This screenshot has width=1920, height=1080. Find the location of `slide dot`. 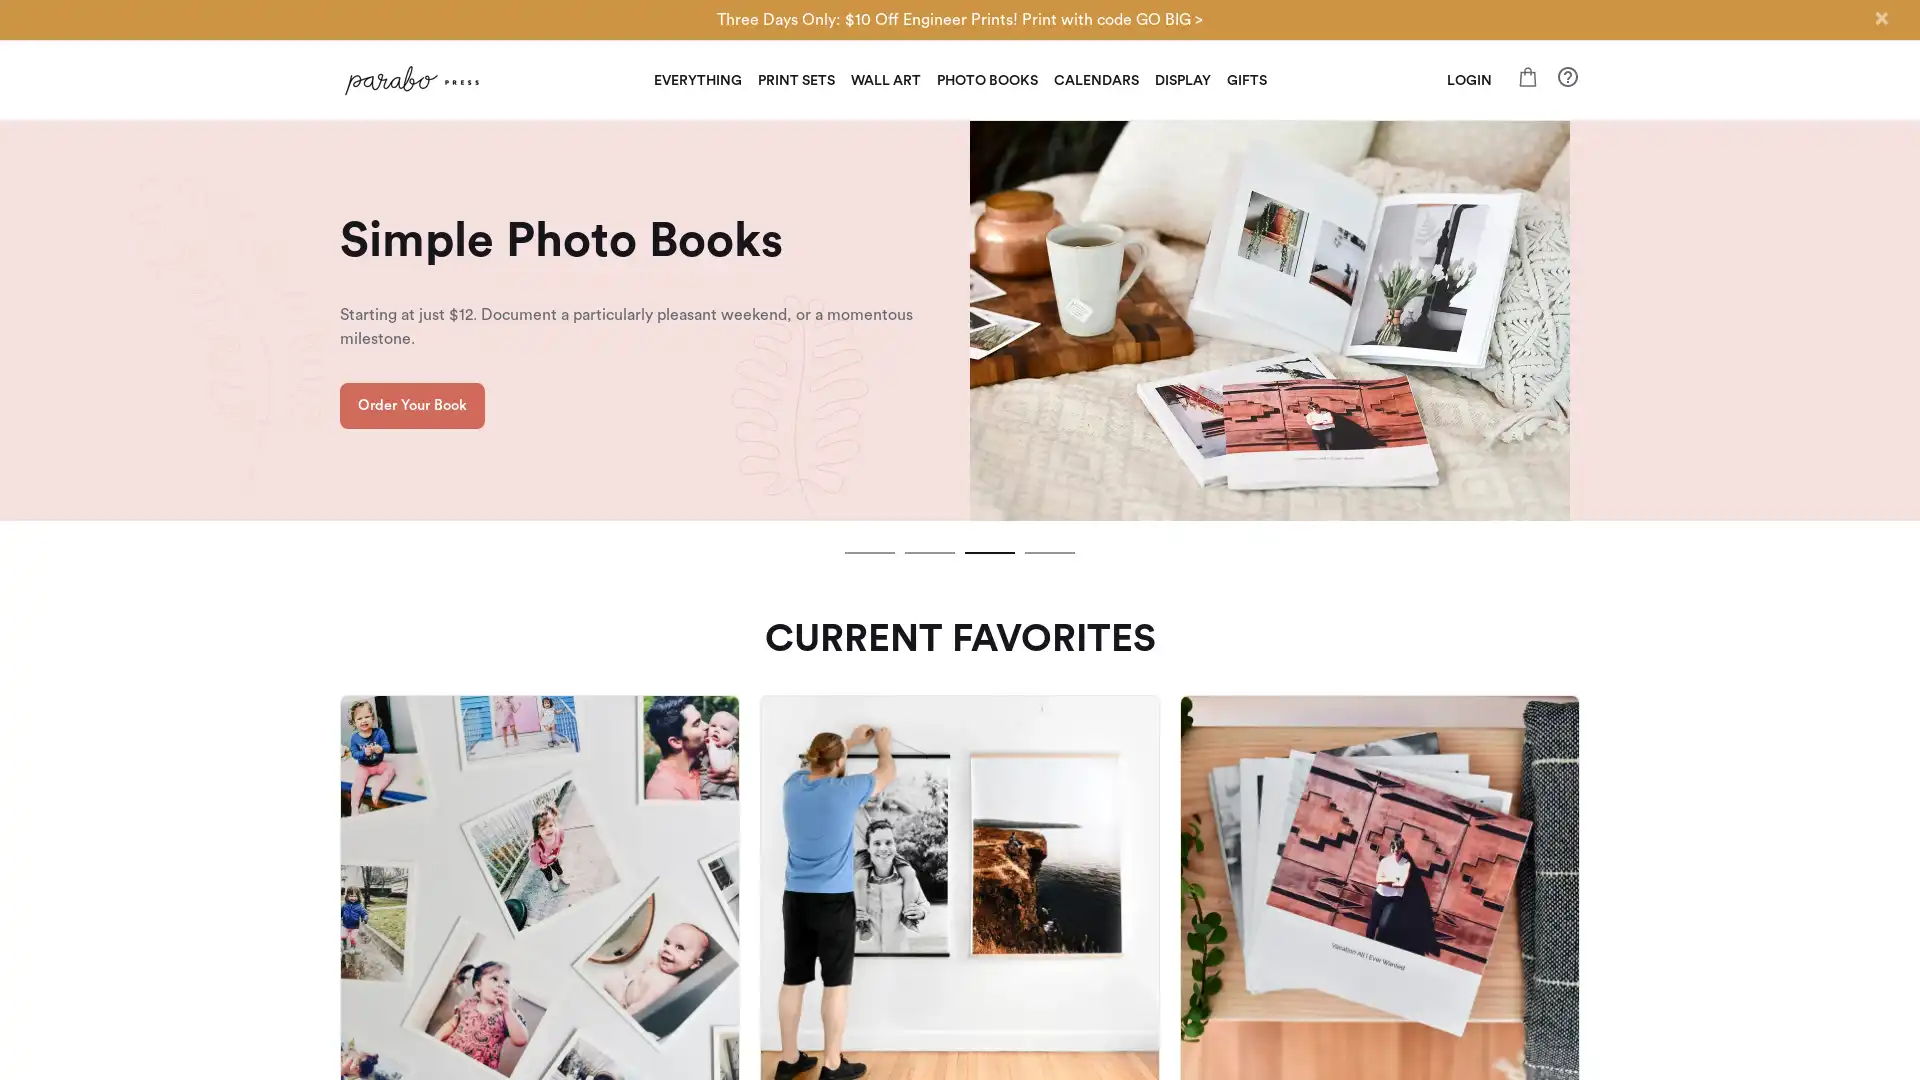

slide dot is located at coordinates (869, 552).